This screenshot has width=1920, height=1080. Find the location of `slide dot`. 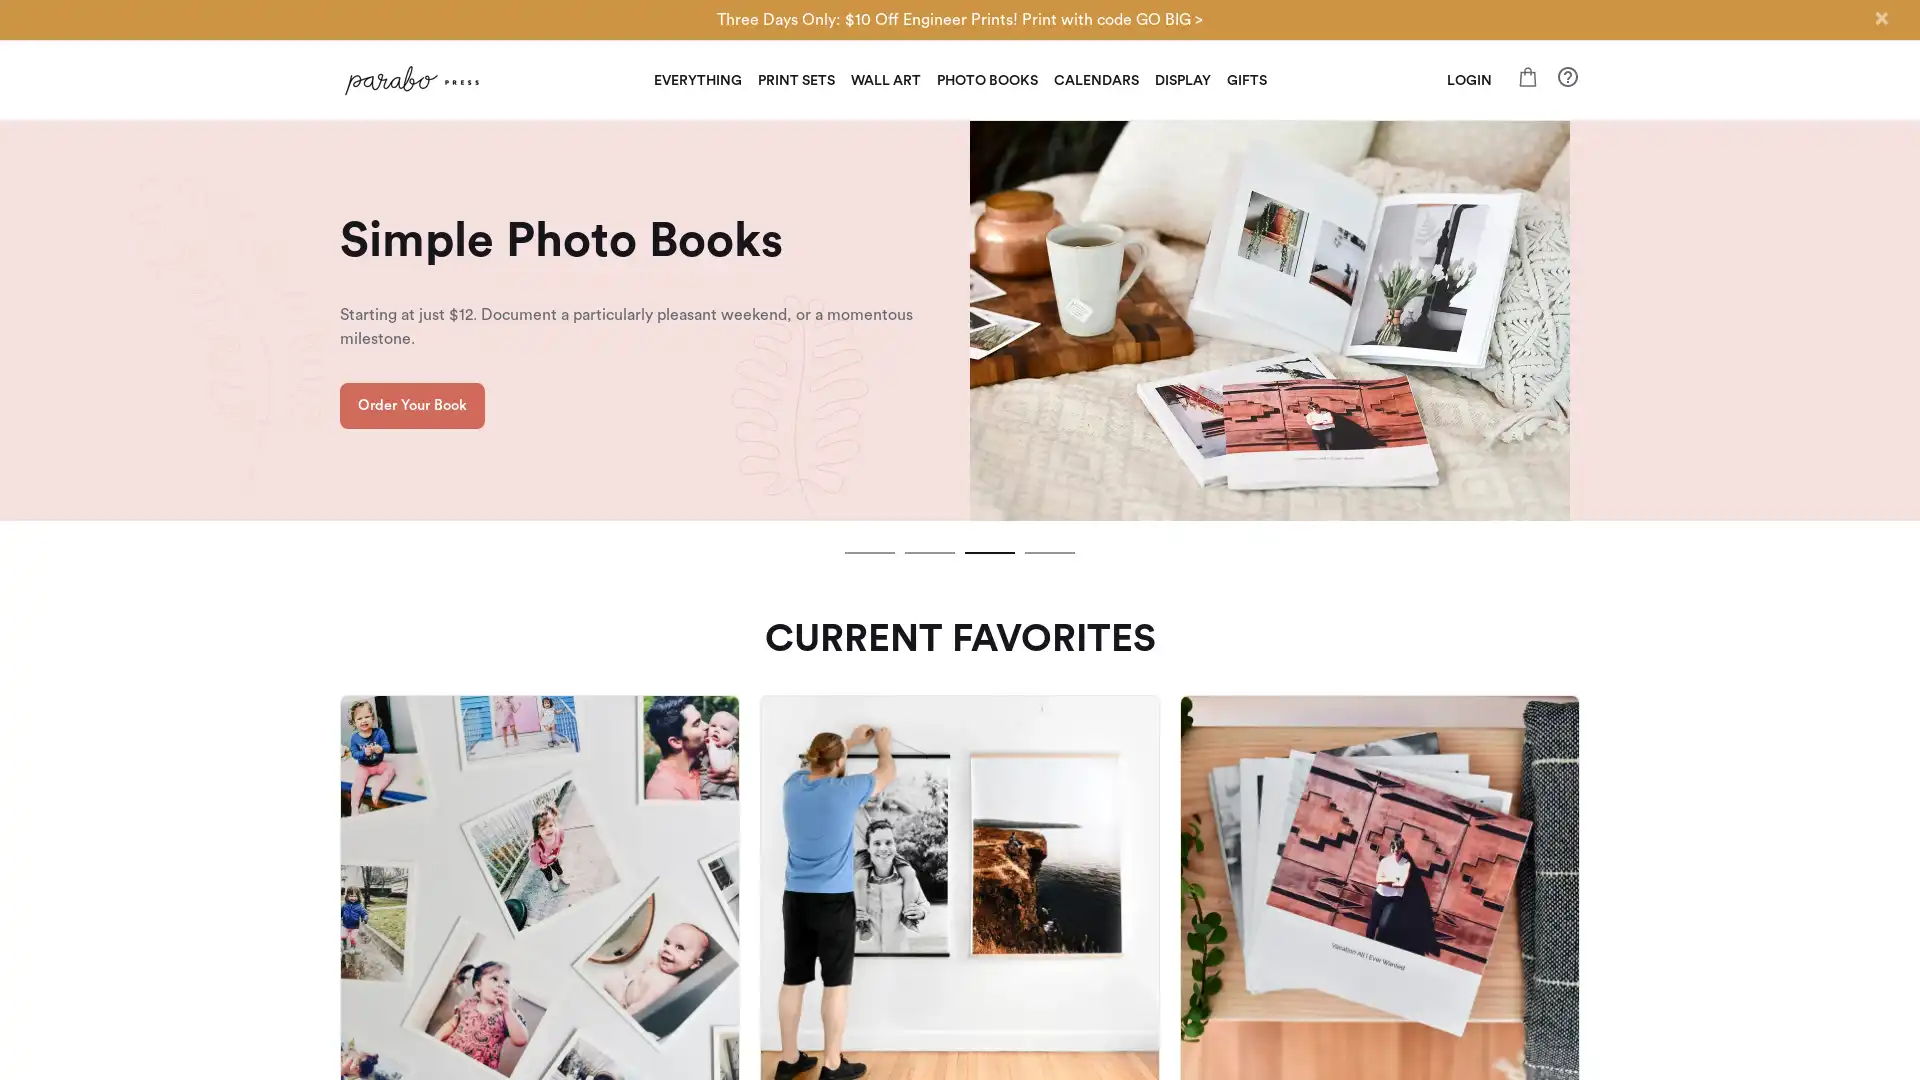

slide dot is located at coordinates (869, 552).